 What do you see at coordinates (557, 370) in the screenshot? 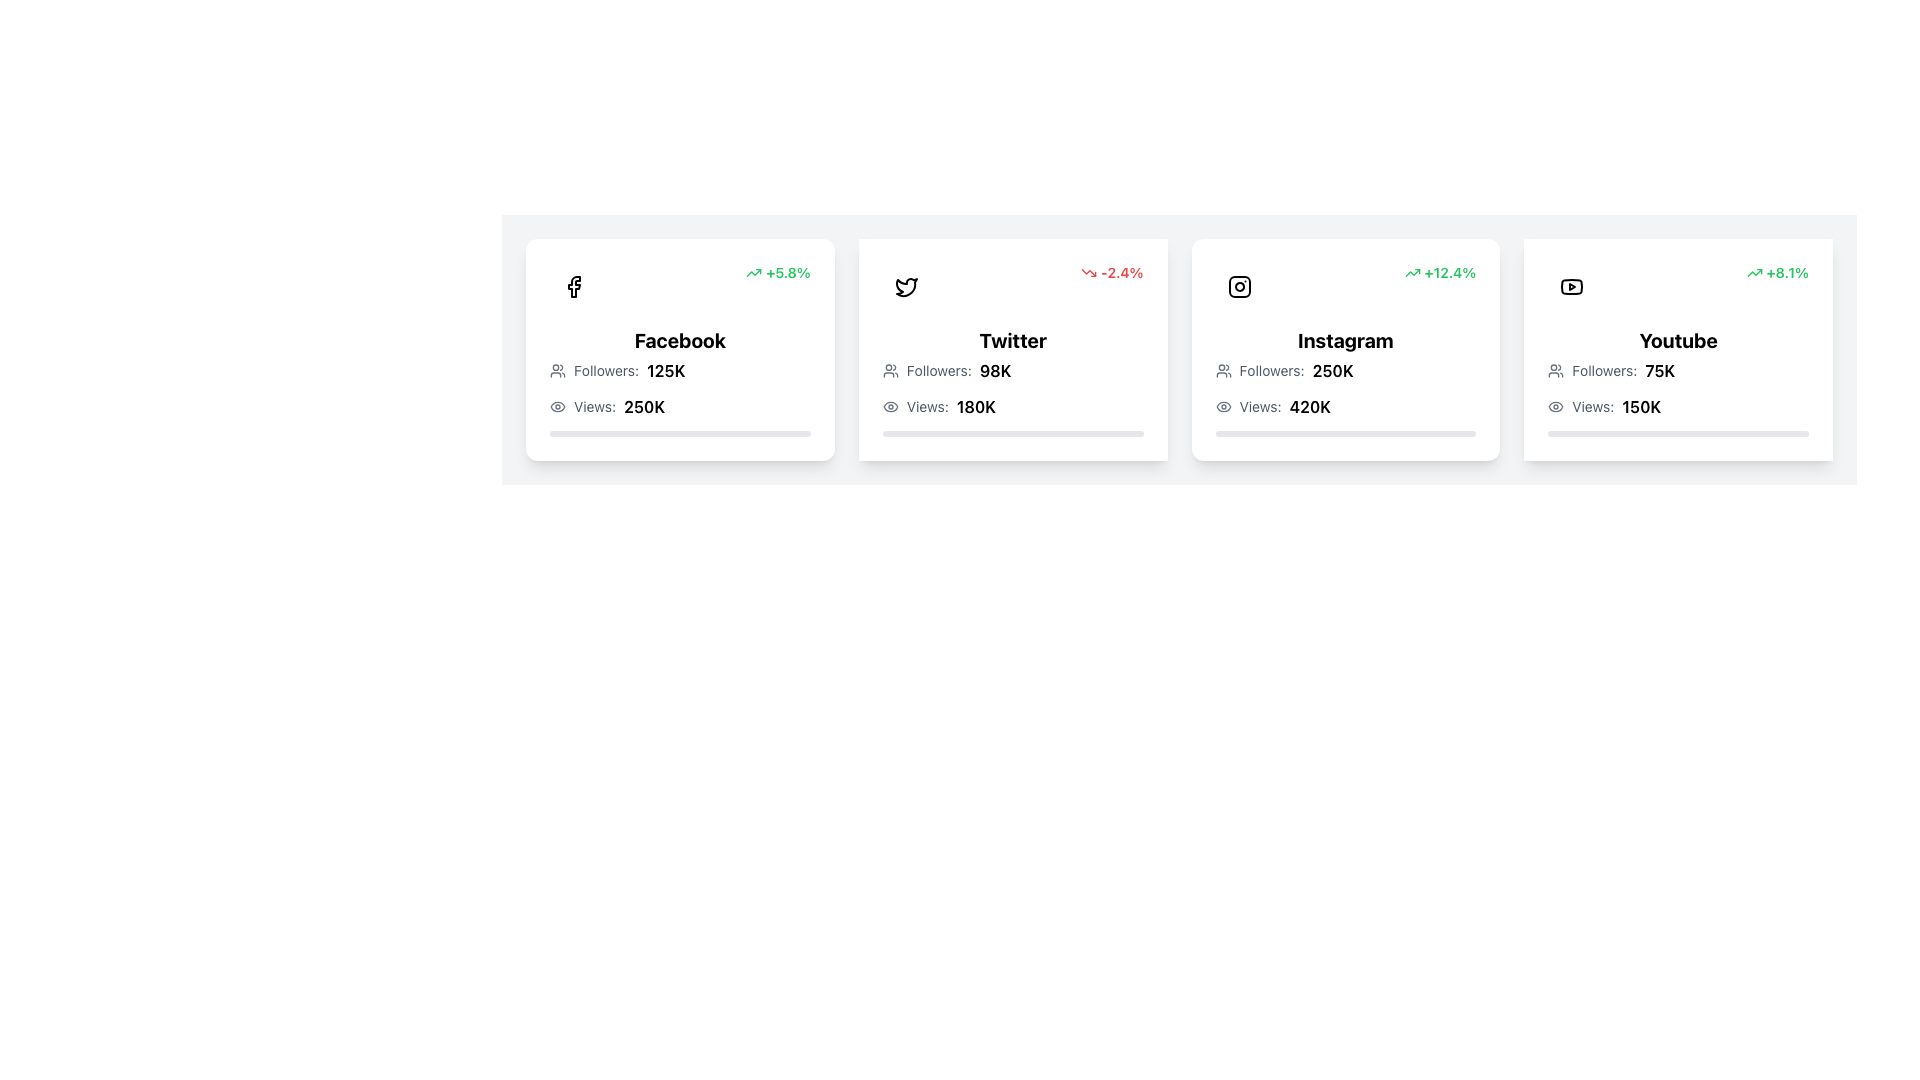
I see `the follower icon located next to the 'Followers:' label in the Facebook account card` at bounding box center [557, 370].